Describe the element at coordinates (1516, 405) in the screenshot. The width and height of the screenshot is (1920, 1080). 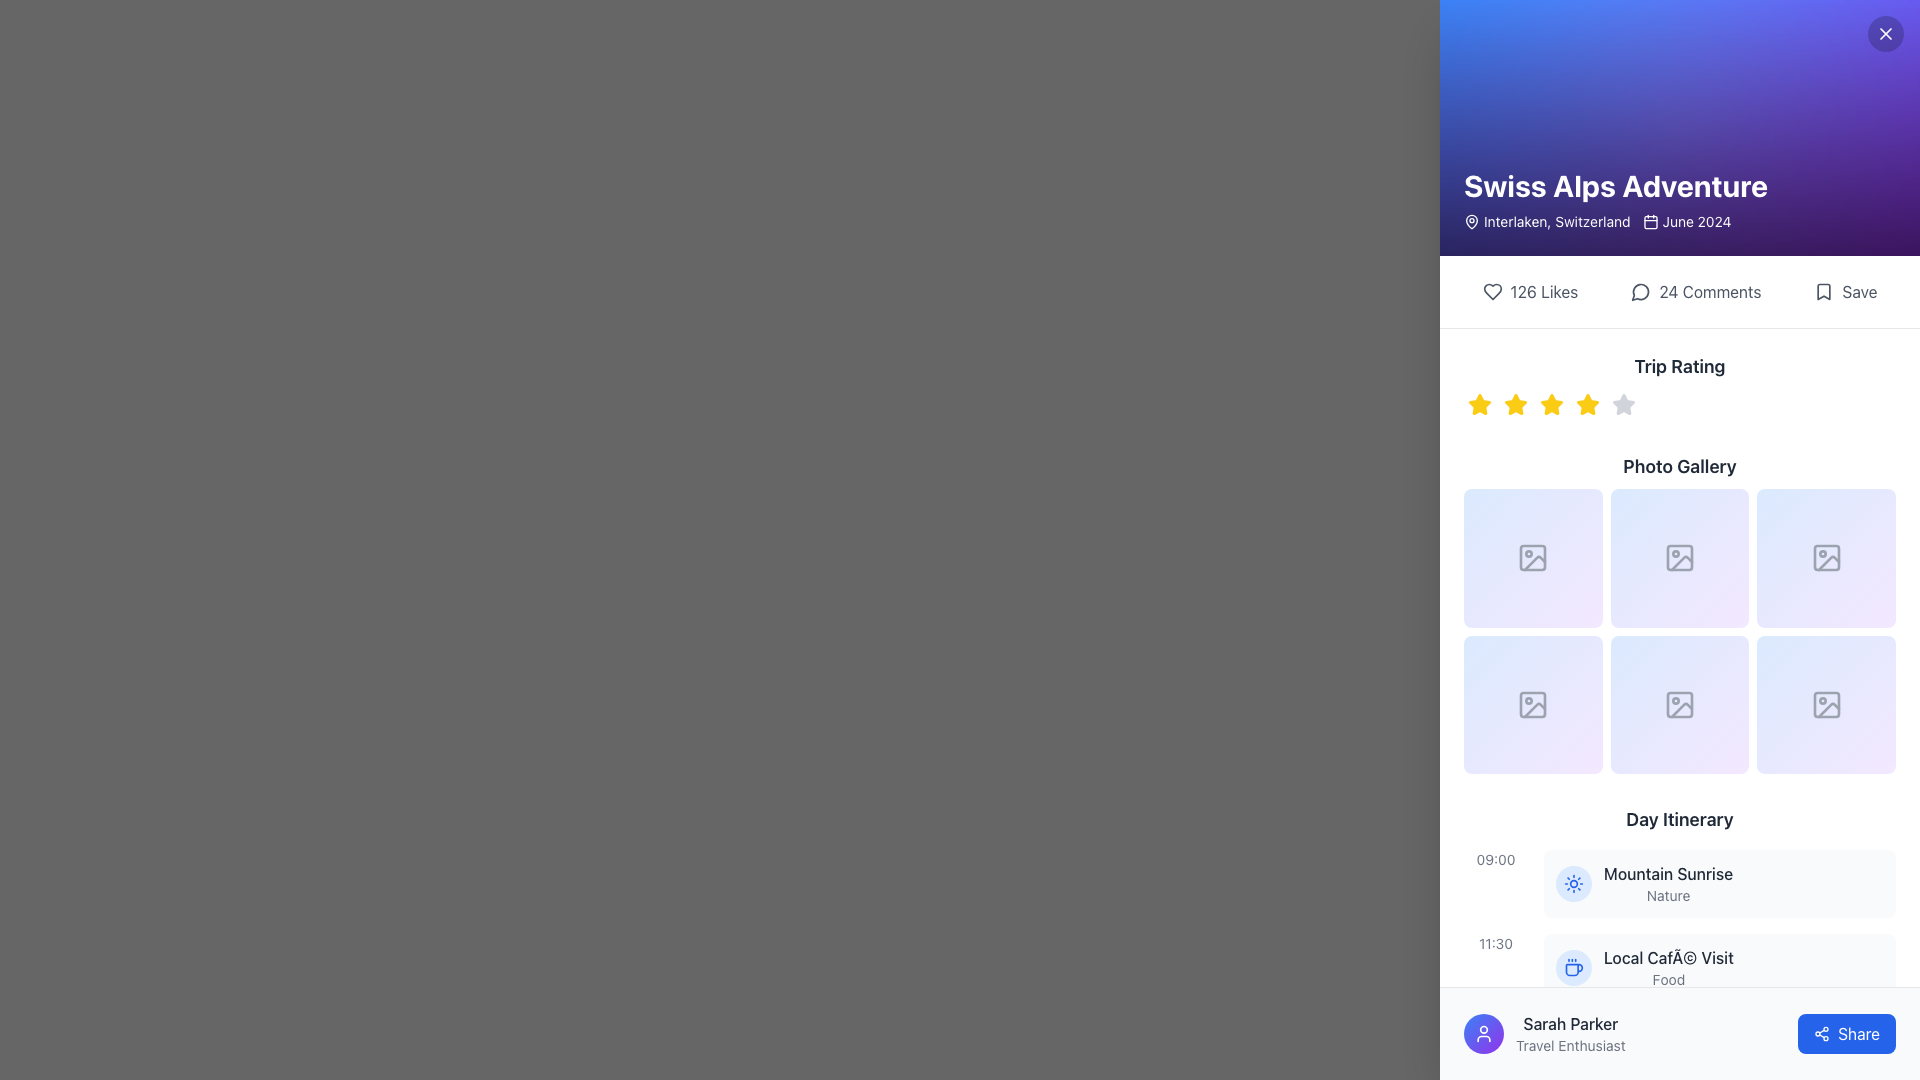
I see `the yellow star icon styled as a rating indicator, which is the second star in a row of five stars near the 'Trip Rating' heading` at that location.